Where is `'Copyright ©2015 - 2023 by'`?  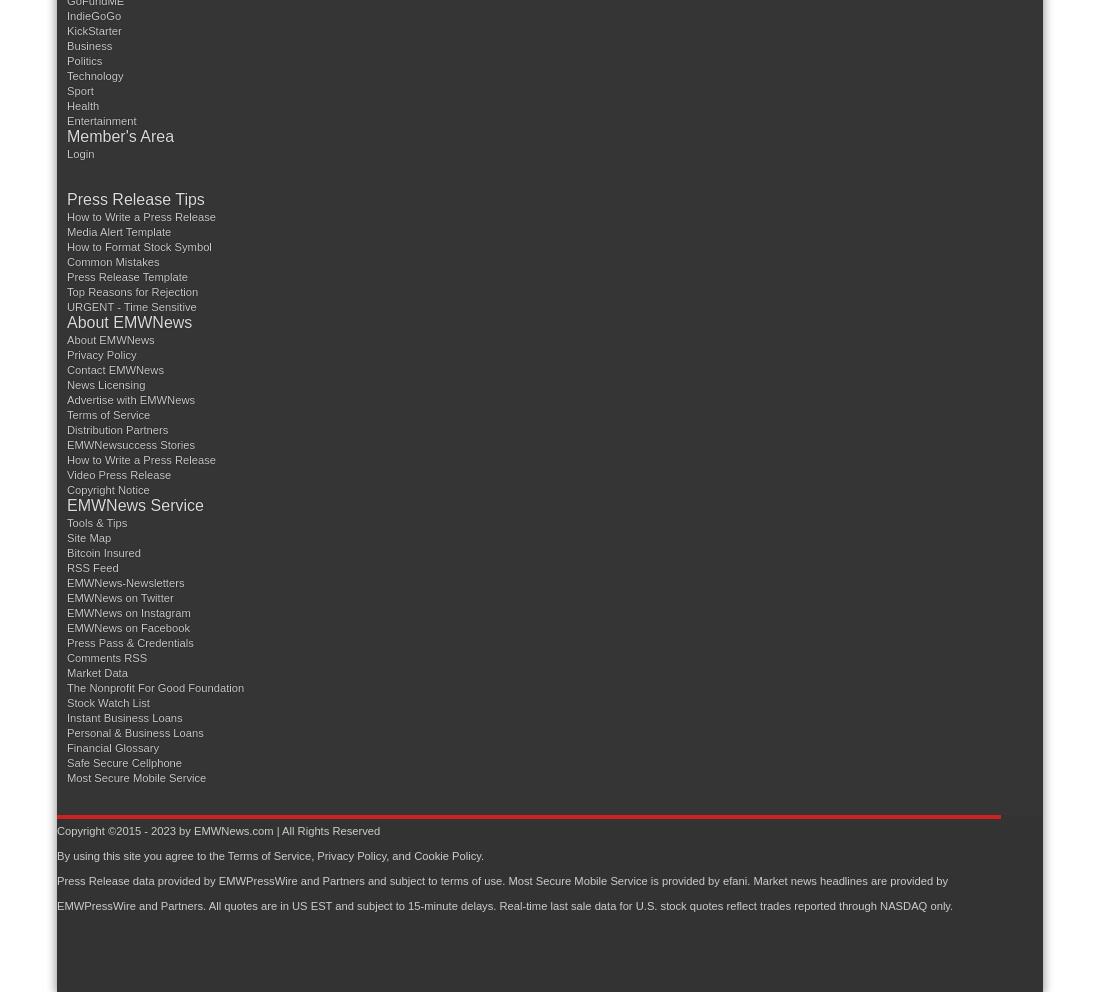 'Copyright ©2015 - 2023 by' is located at coordinates (124, 829).